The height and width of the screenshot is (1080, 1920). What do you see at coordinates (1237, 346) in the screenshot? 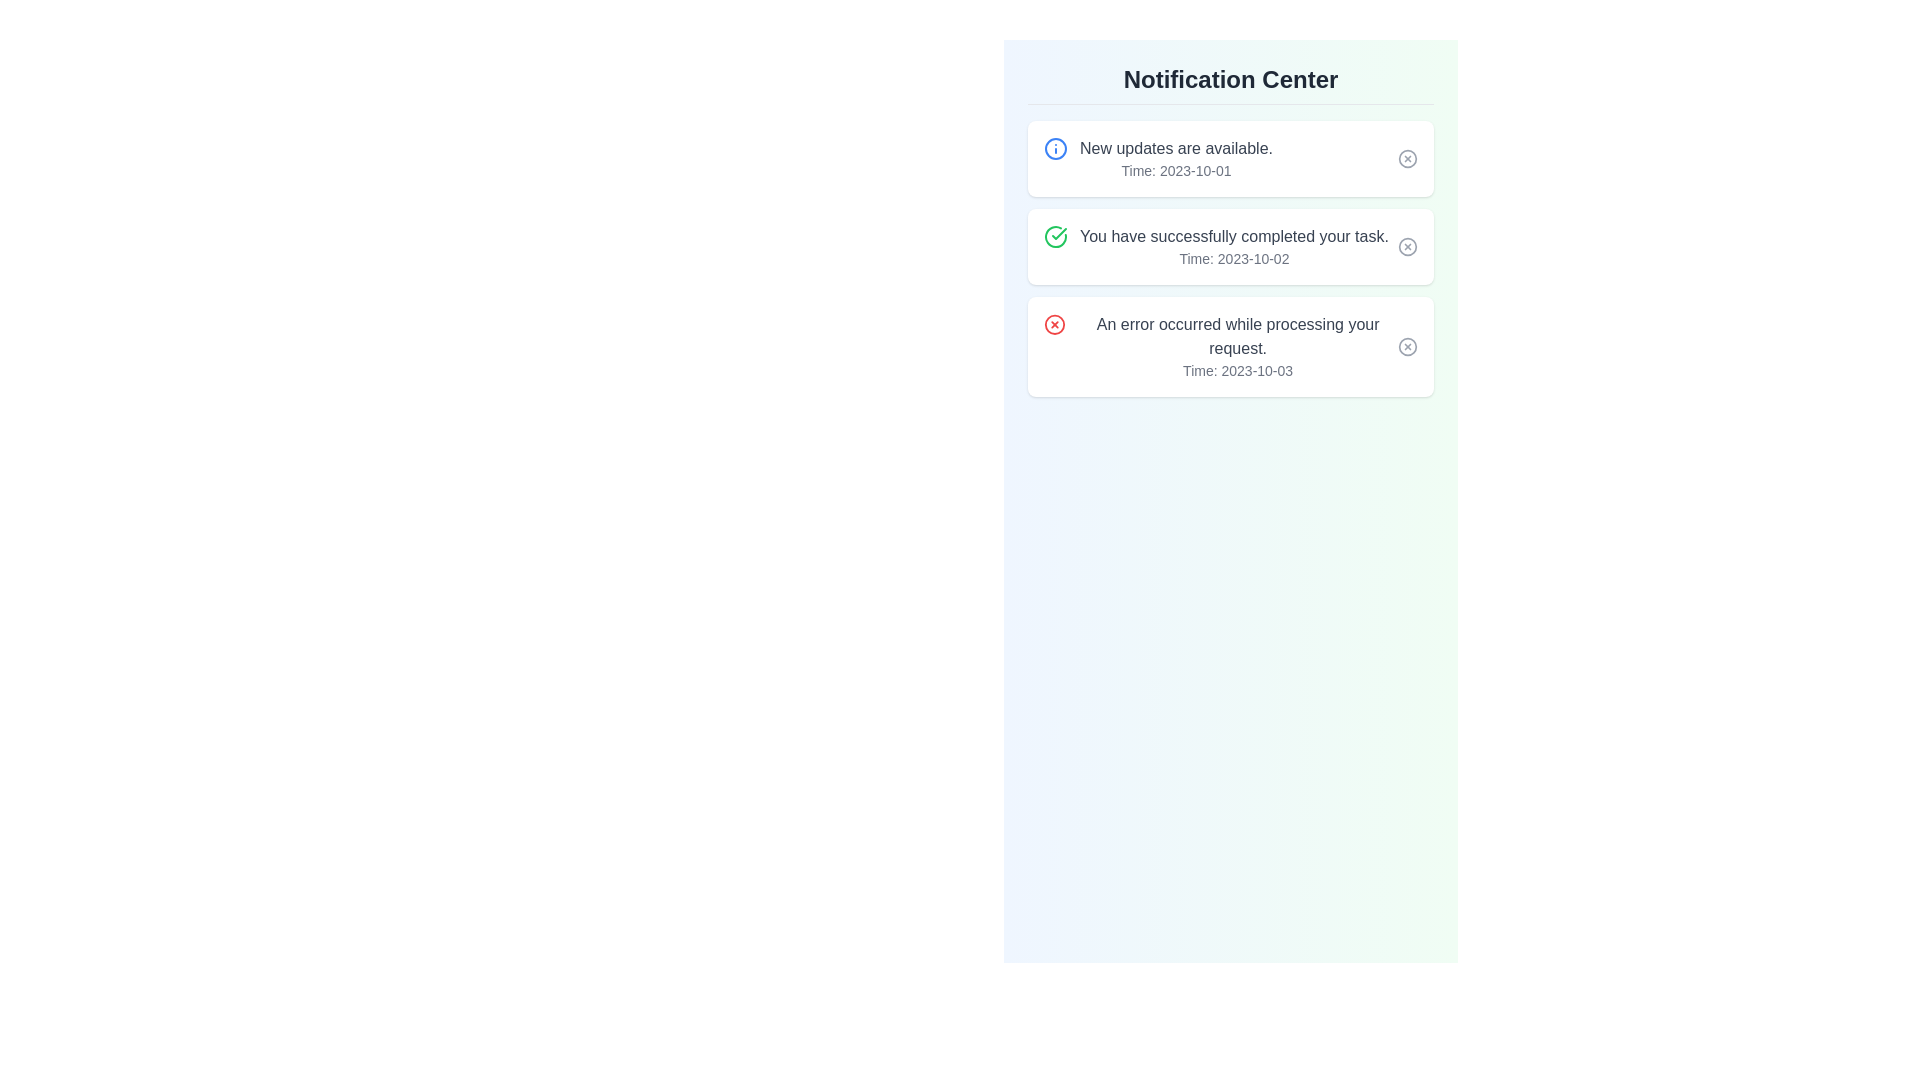
I see `the third notification item in the list, which displays error details and the associated timestamp` at bounding box center [1237, 346].